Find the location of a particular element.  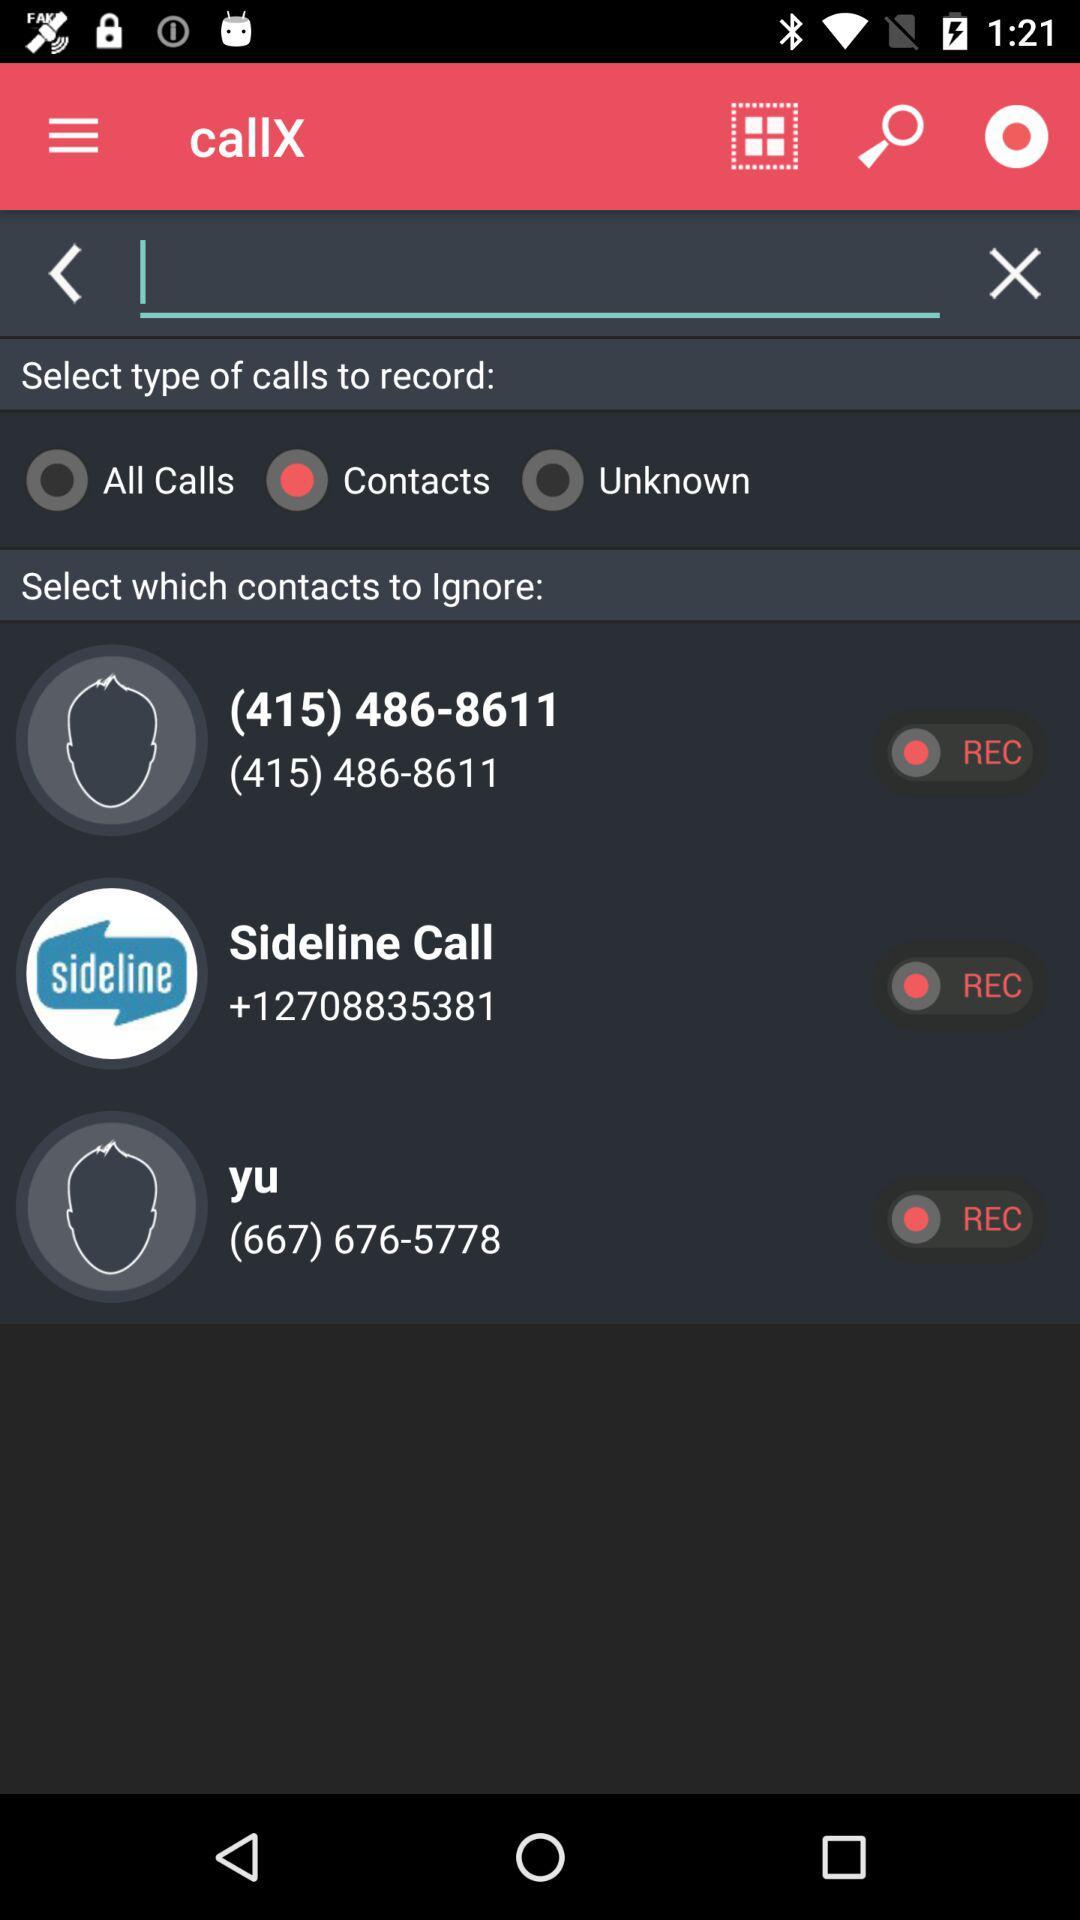

record is located at coordinates (958, 1218).